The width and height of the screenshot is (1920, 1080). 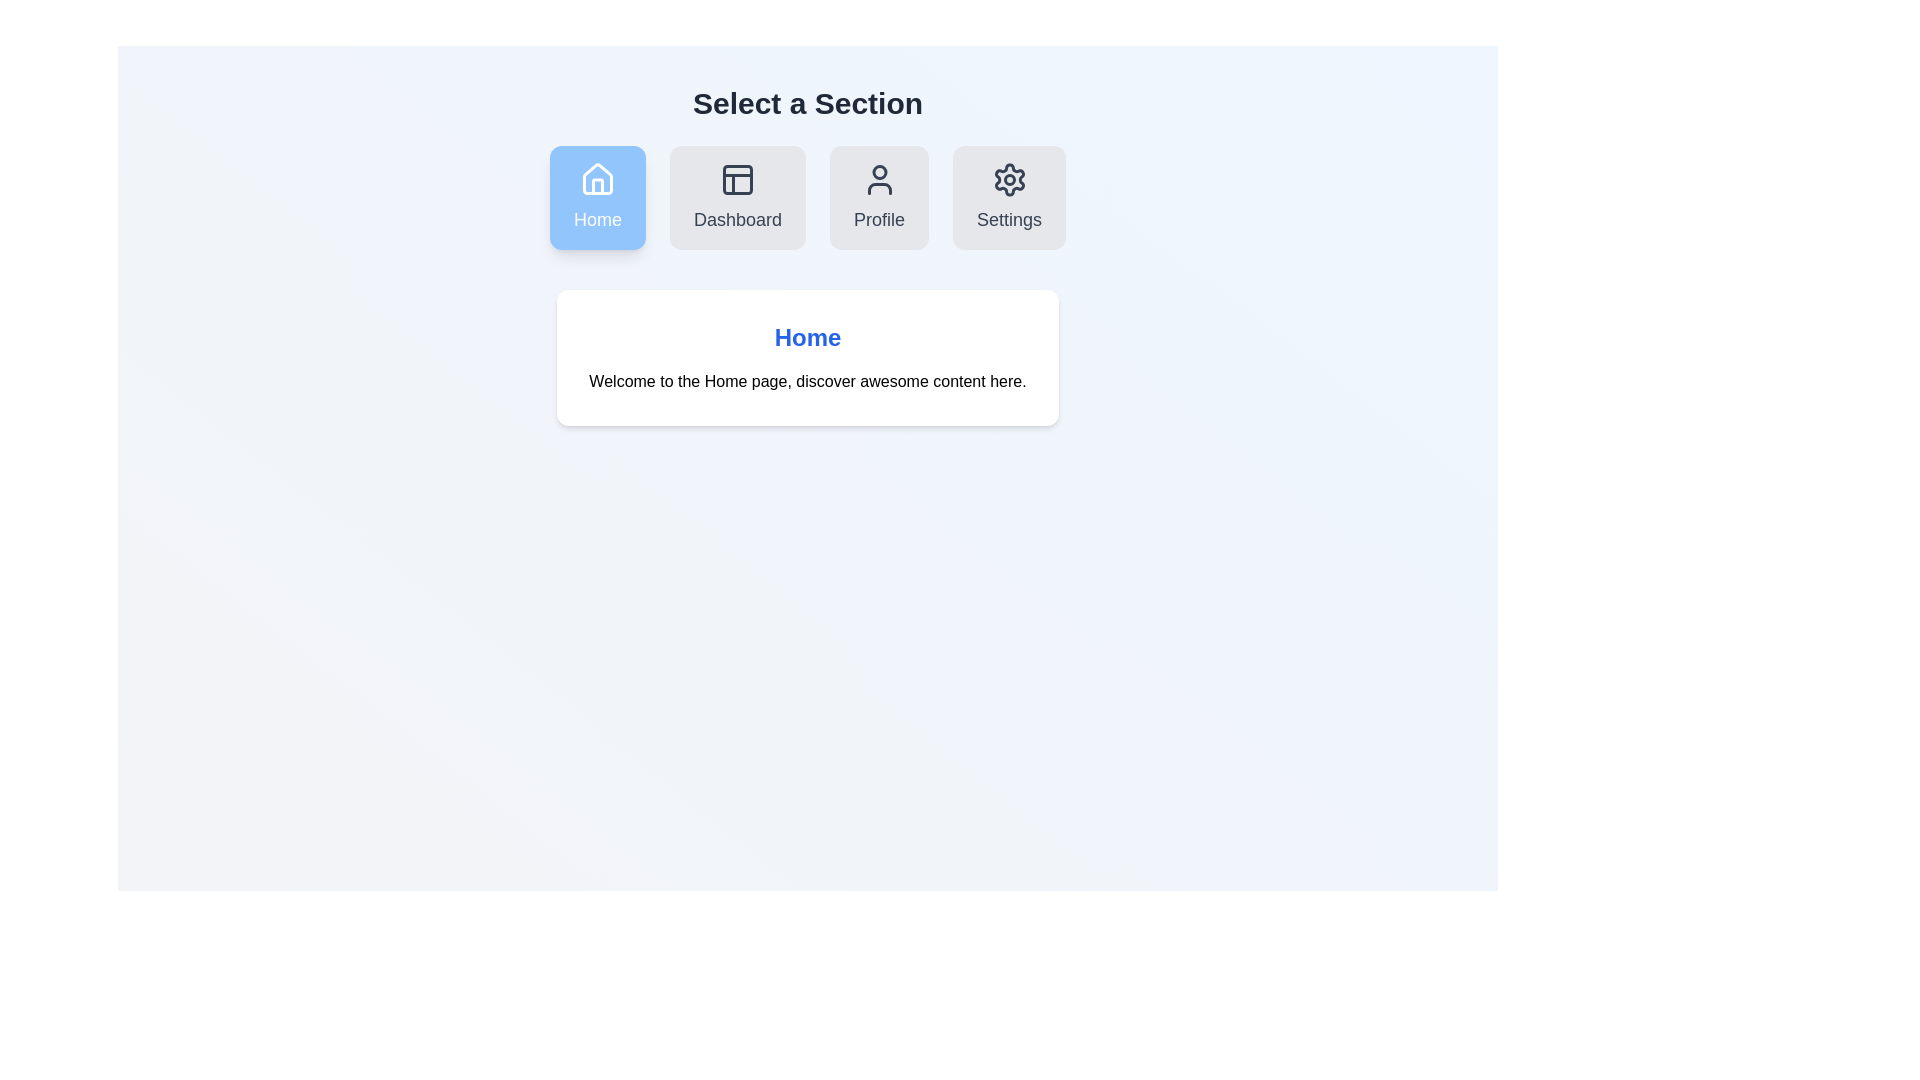 What do you see at coordinates (879, 197) in the screenshot?
I see `the Profile section icon to select it` at bounding box center [879, 197].